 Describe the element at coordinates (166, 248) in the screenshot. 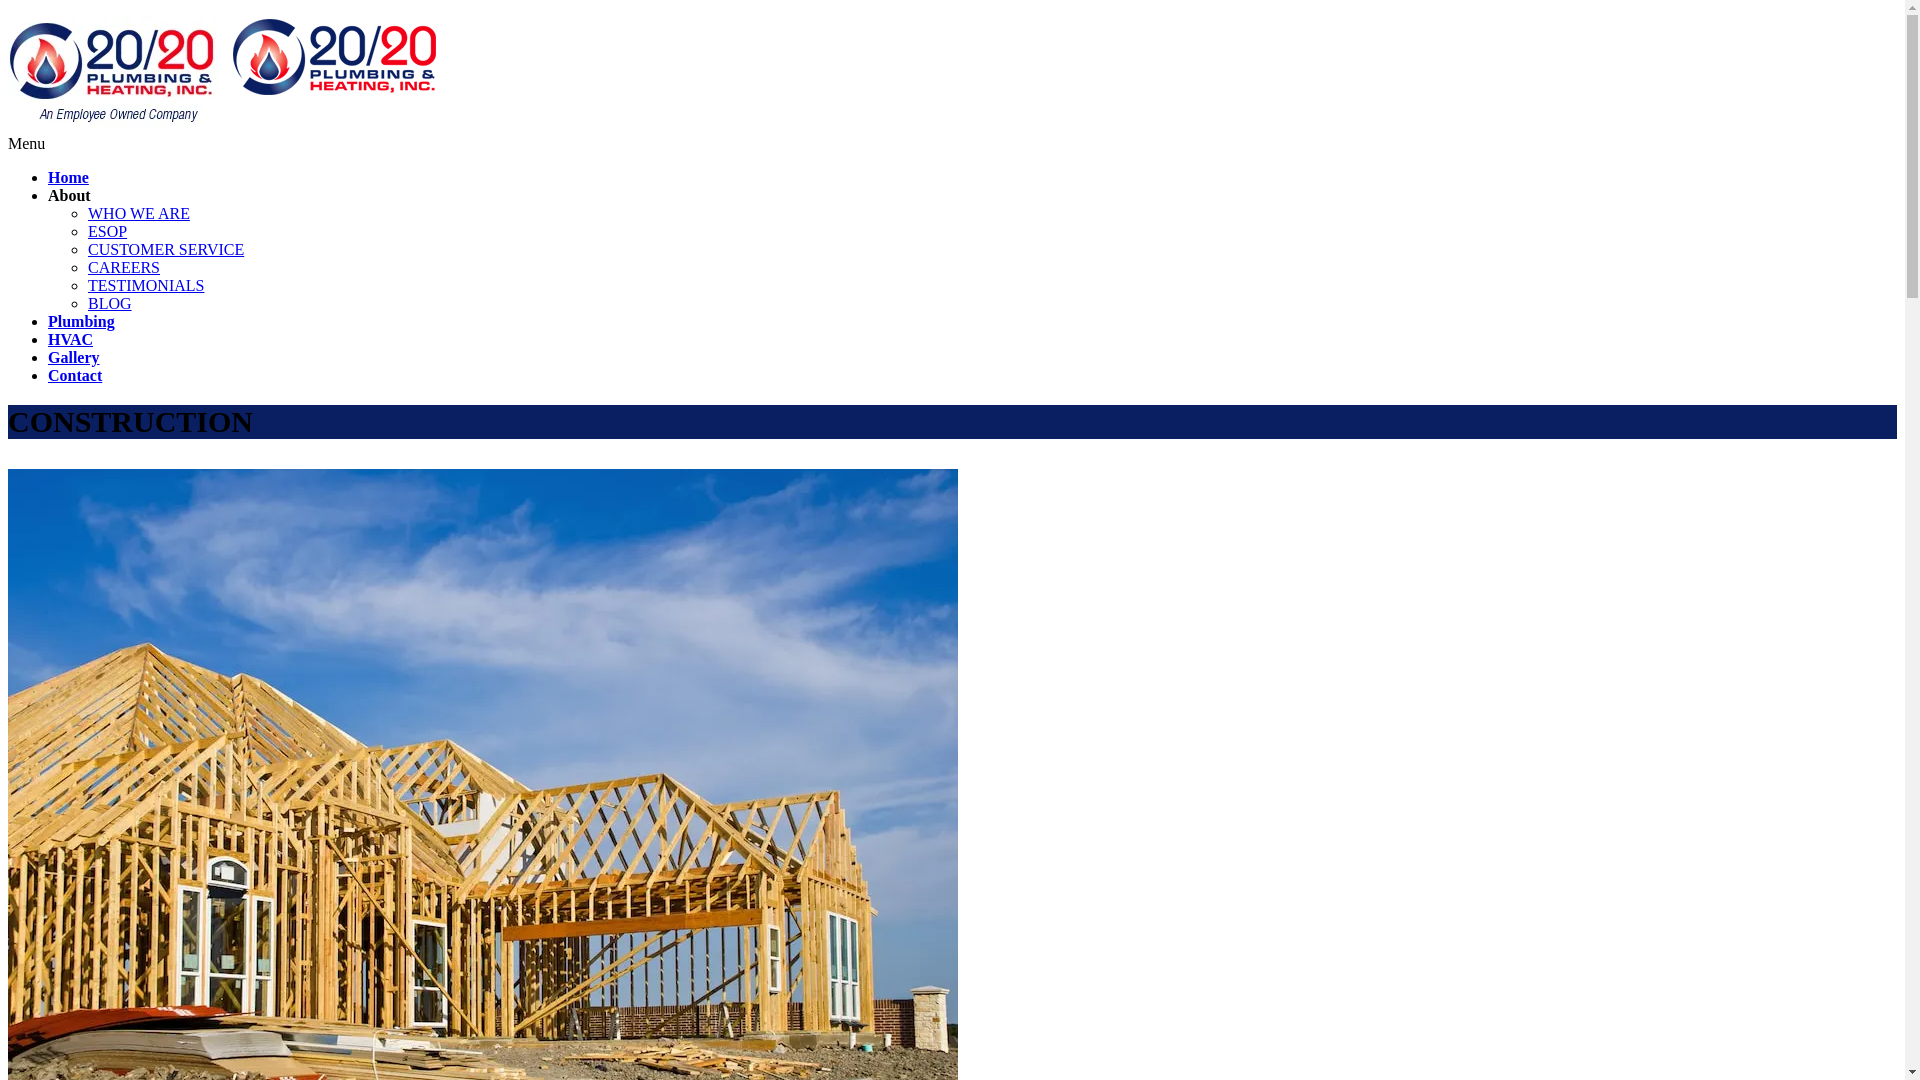

I see `'CUSTOMER SERVICE'` at that location.